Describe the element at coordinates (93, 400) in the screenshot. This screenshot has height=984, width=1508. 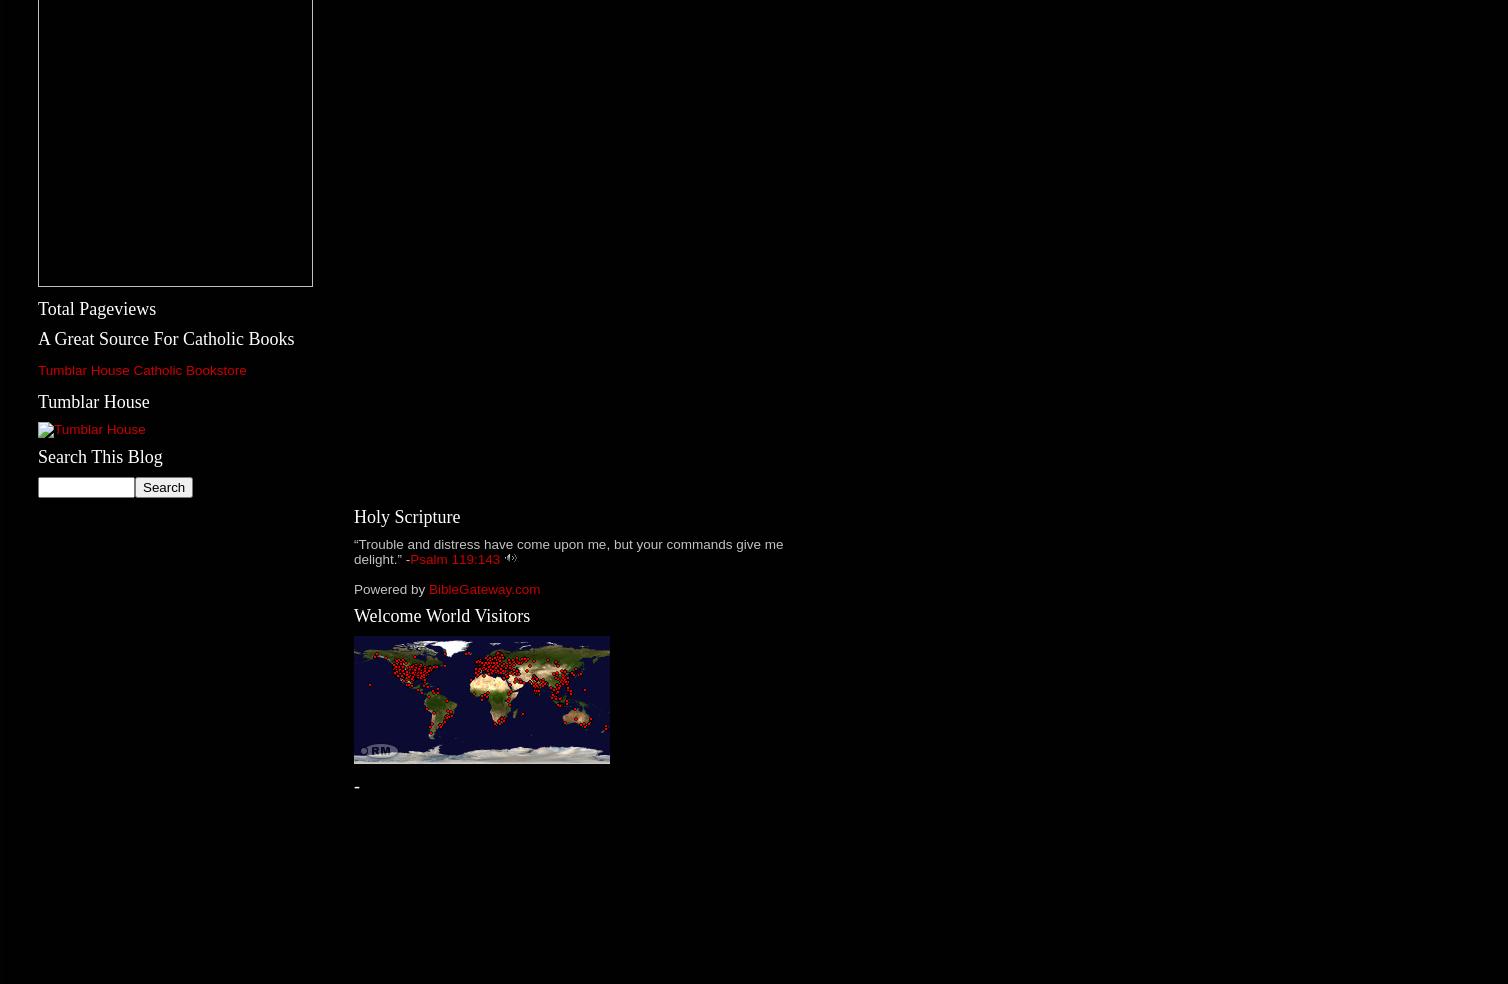
I see `'Tumblar House'` at that location.